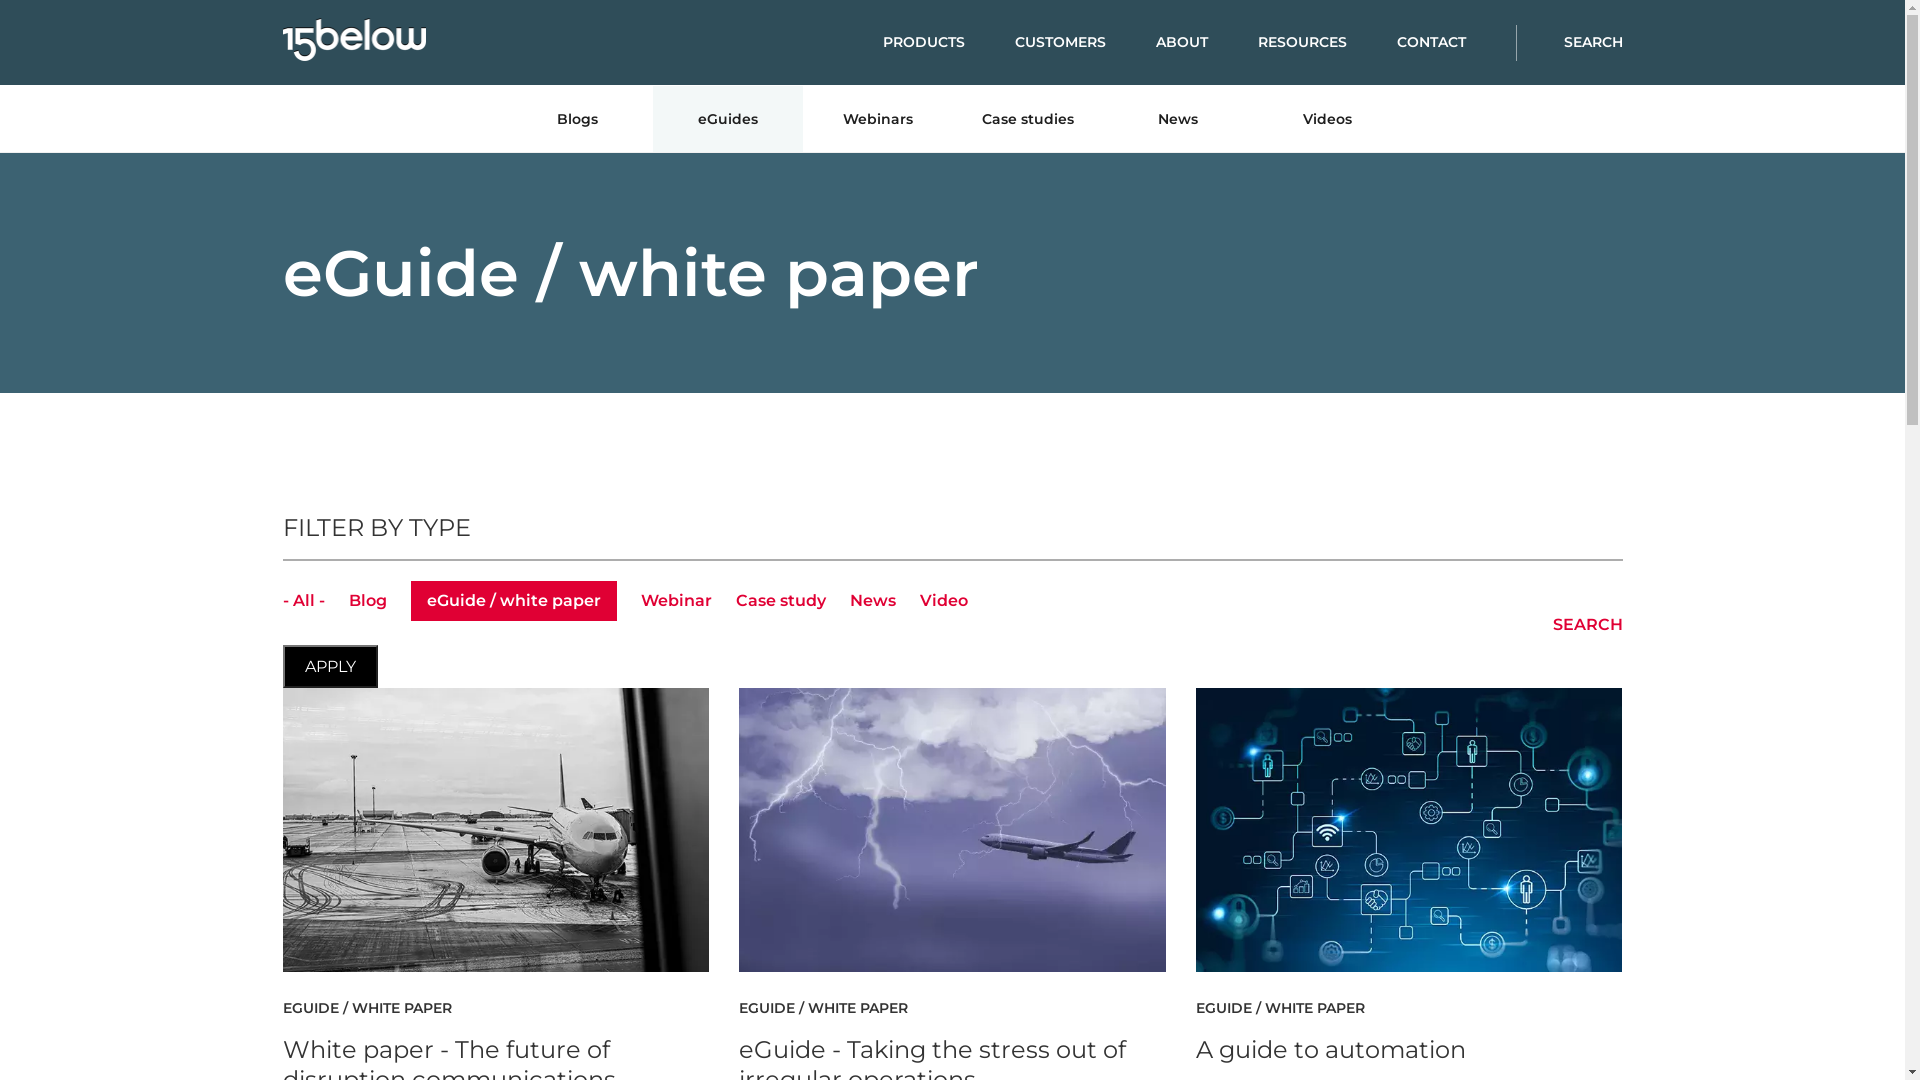 This screenshot has height=1080, width=1920. I want to click on 'Videos', so click(1326, 119).